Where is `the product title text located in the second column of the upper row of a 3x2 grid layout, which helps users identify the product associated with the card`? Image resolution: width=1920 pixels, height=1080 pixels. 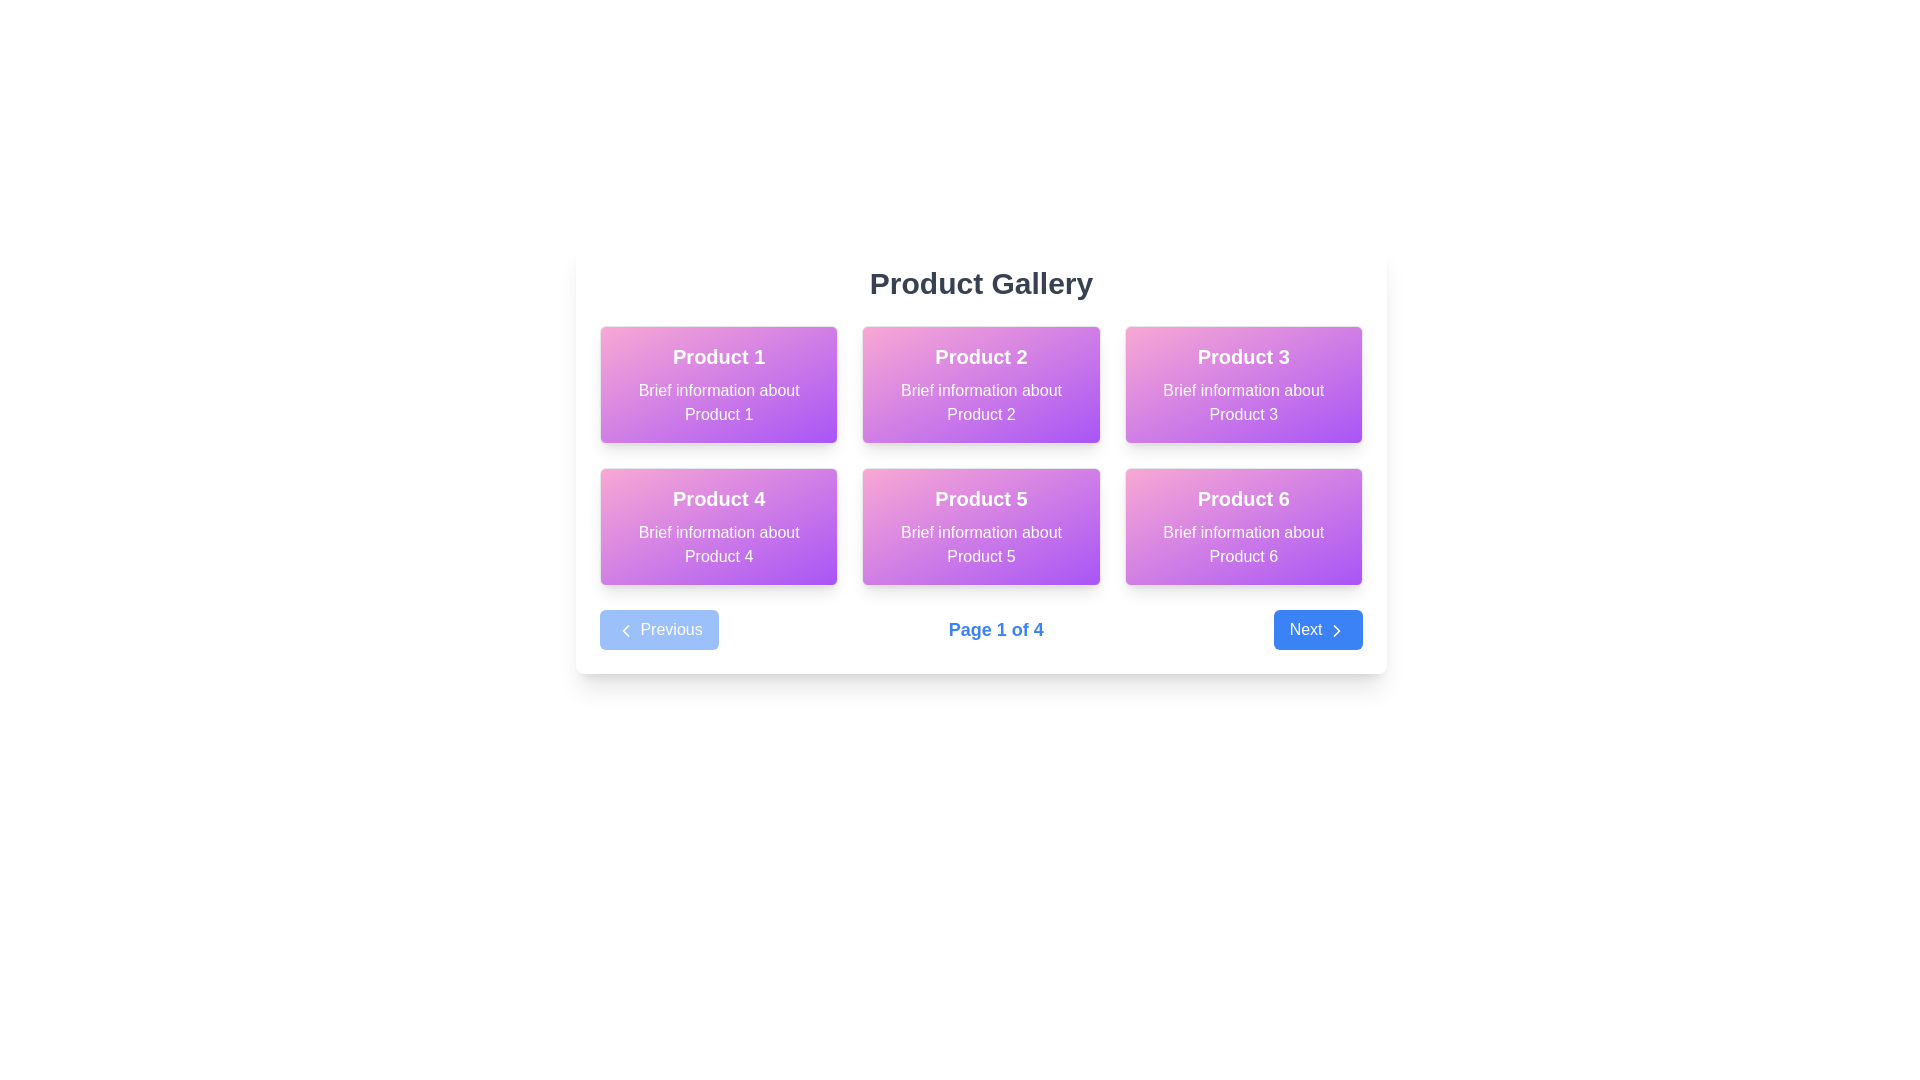 the product title text located in the second column of the upper row of a 3x2 grid layout, which helps users identify the product associated with the card is located at coordinates (981, 356).